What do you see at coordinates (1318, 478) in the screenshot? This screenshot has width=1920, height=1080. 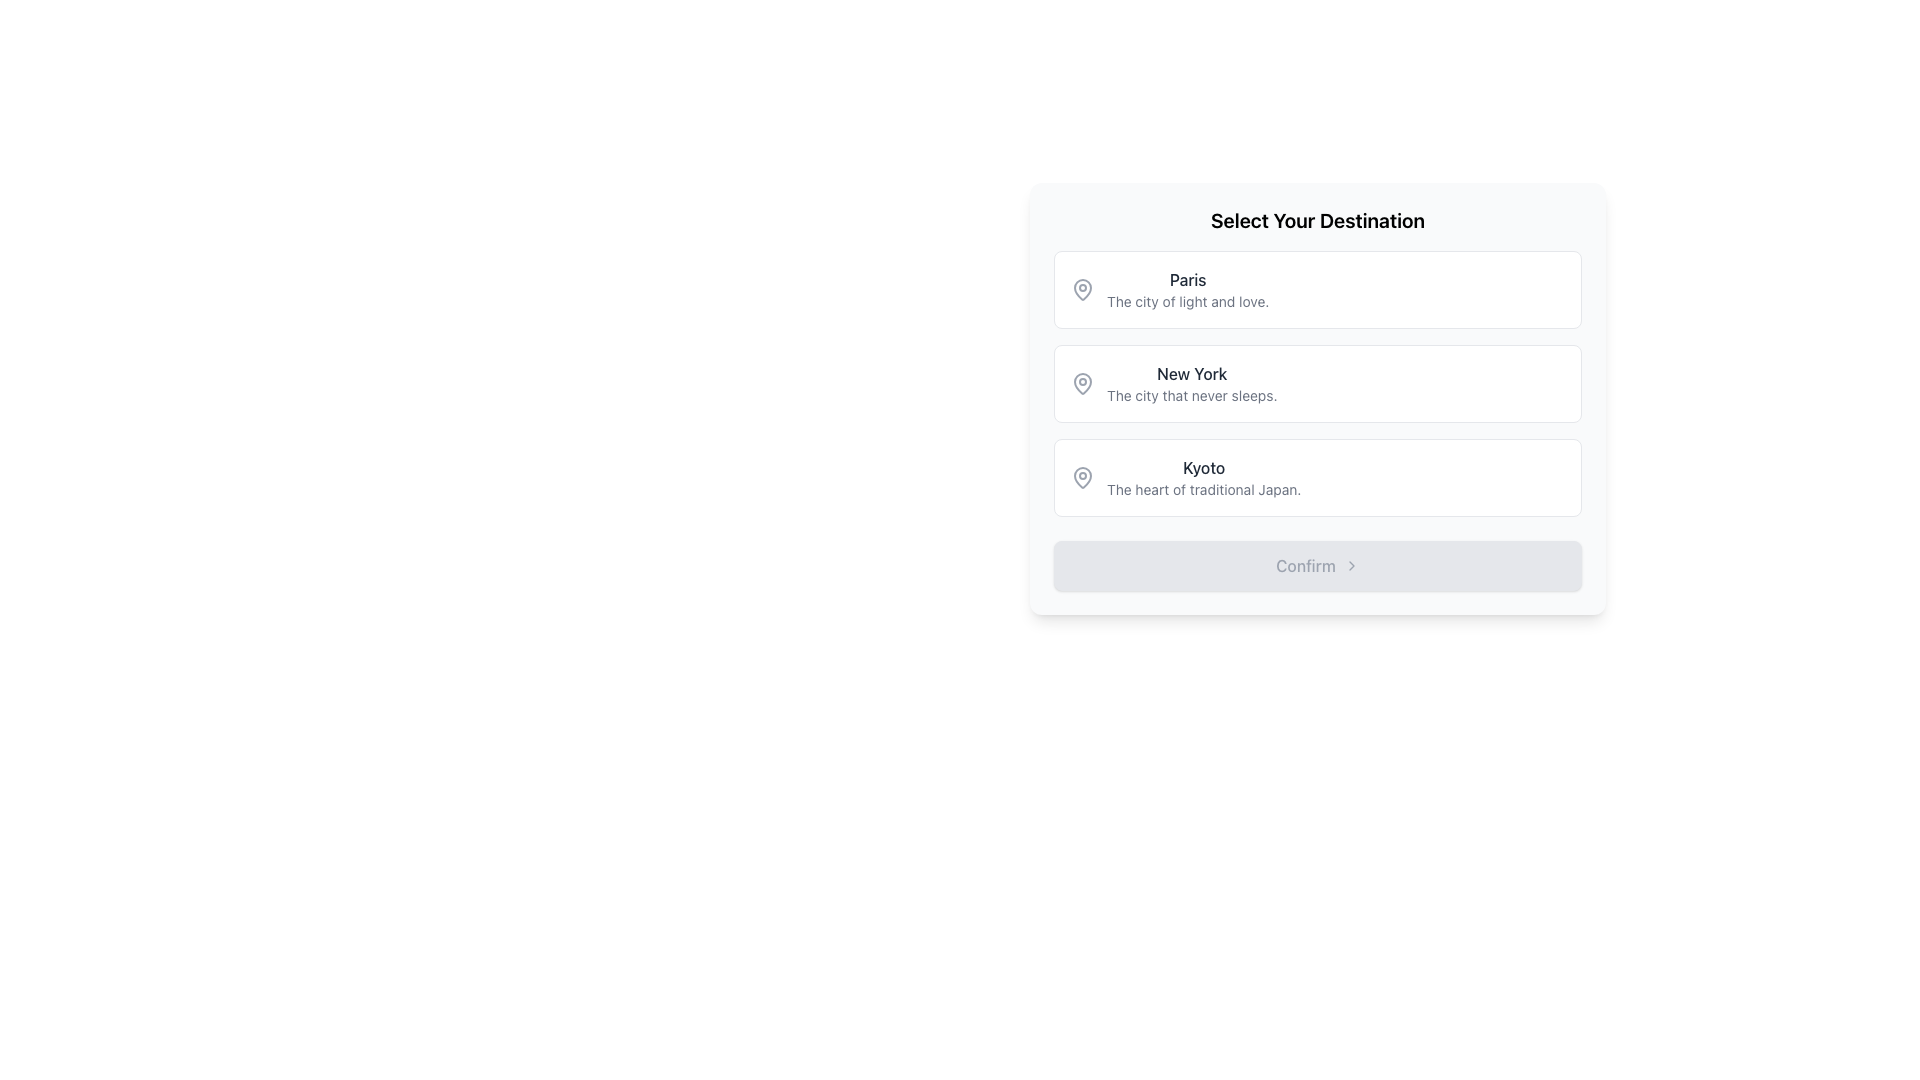 I see `the selectable card labeled 'Kyoto'` at bounding box center [1318, 478].